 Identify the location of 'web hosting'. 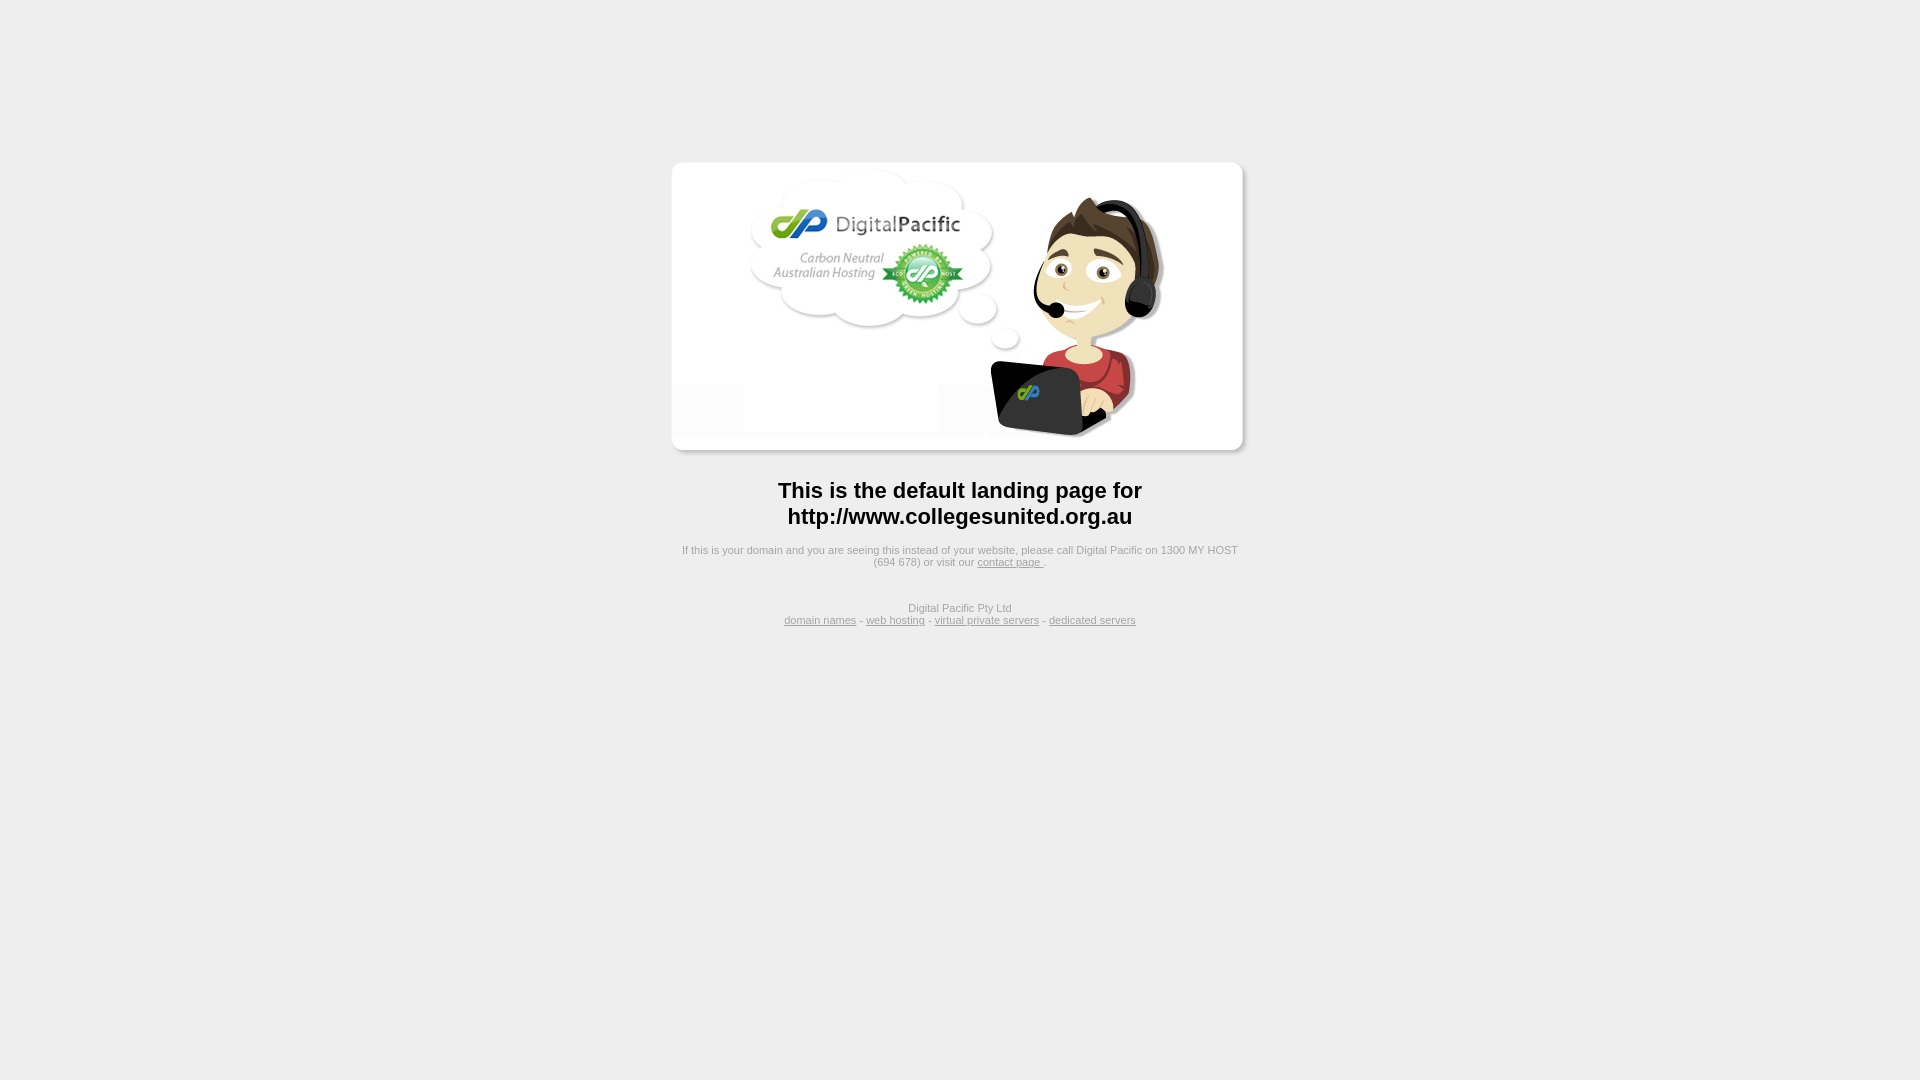
(894, 619).